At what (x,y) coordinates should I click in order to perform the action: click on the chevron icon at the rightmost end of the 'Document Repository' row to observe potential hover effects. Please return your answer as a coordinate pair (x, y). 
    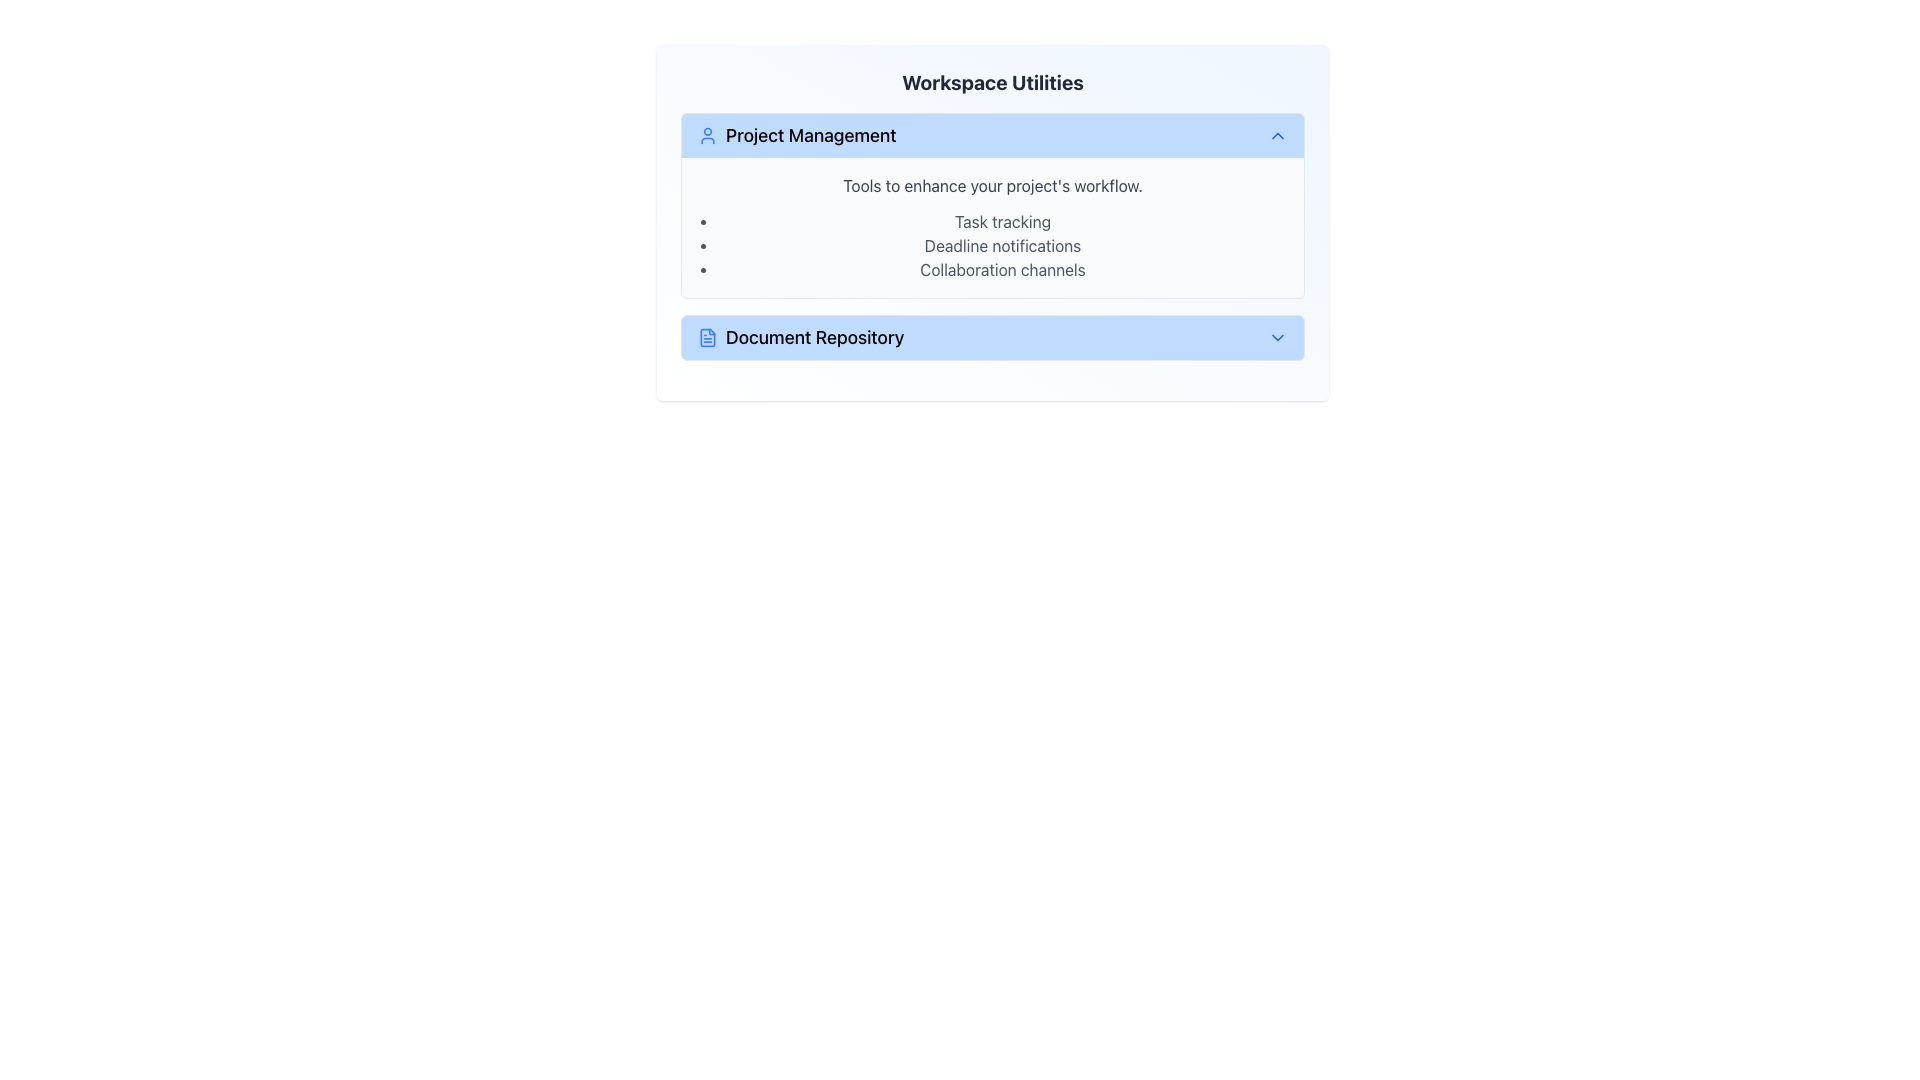
    Looking at the image, I should click on (1276, 337).